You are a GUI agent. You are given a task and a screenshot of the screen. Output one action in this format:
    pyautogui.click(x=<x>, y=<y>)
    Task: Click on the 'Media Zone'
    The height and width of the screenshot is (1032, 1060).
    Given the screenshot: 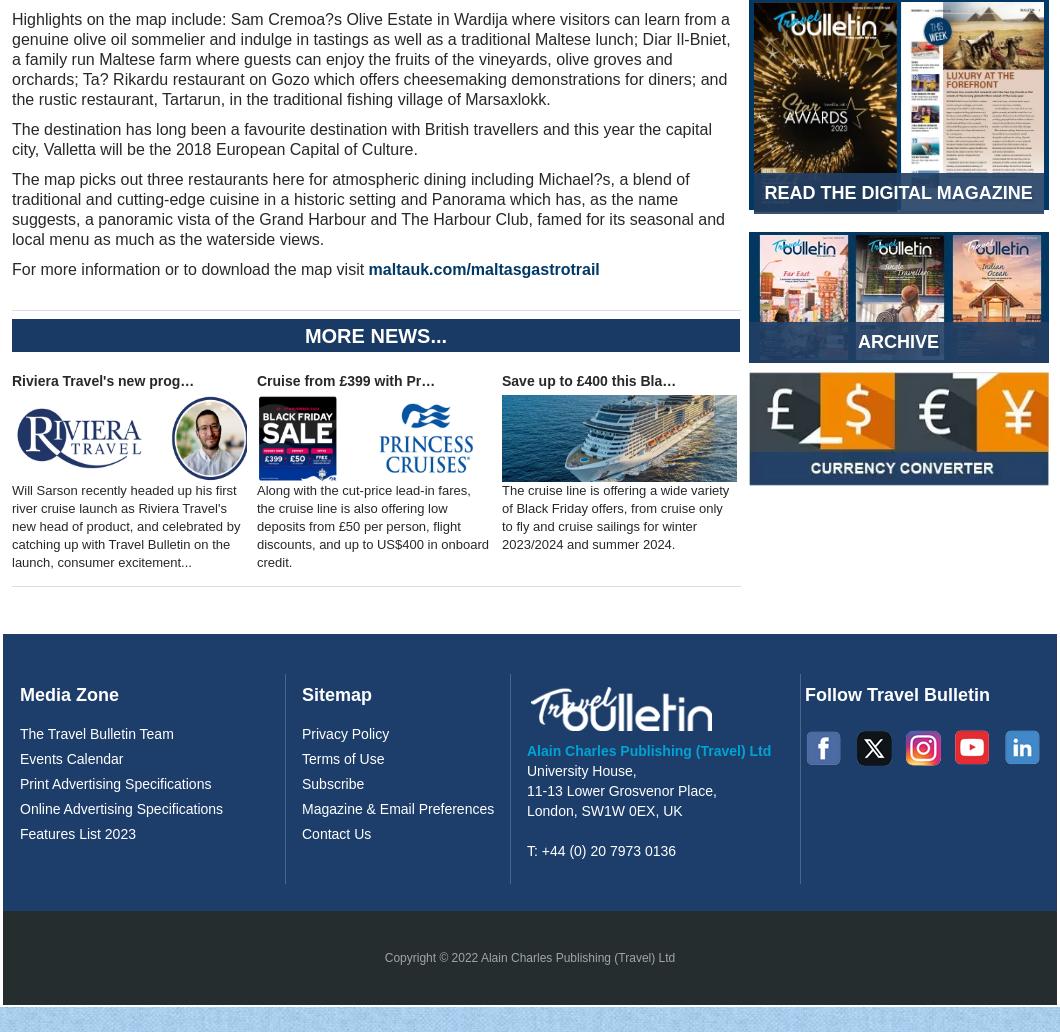 What is the action you would take?
    pyautogui.click(x=69, y=693)
    